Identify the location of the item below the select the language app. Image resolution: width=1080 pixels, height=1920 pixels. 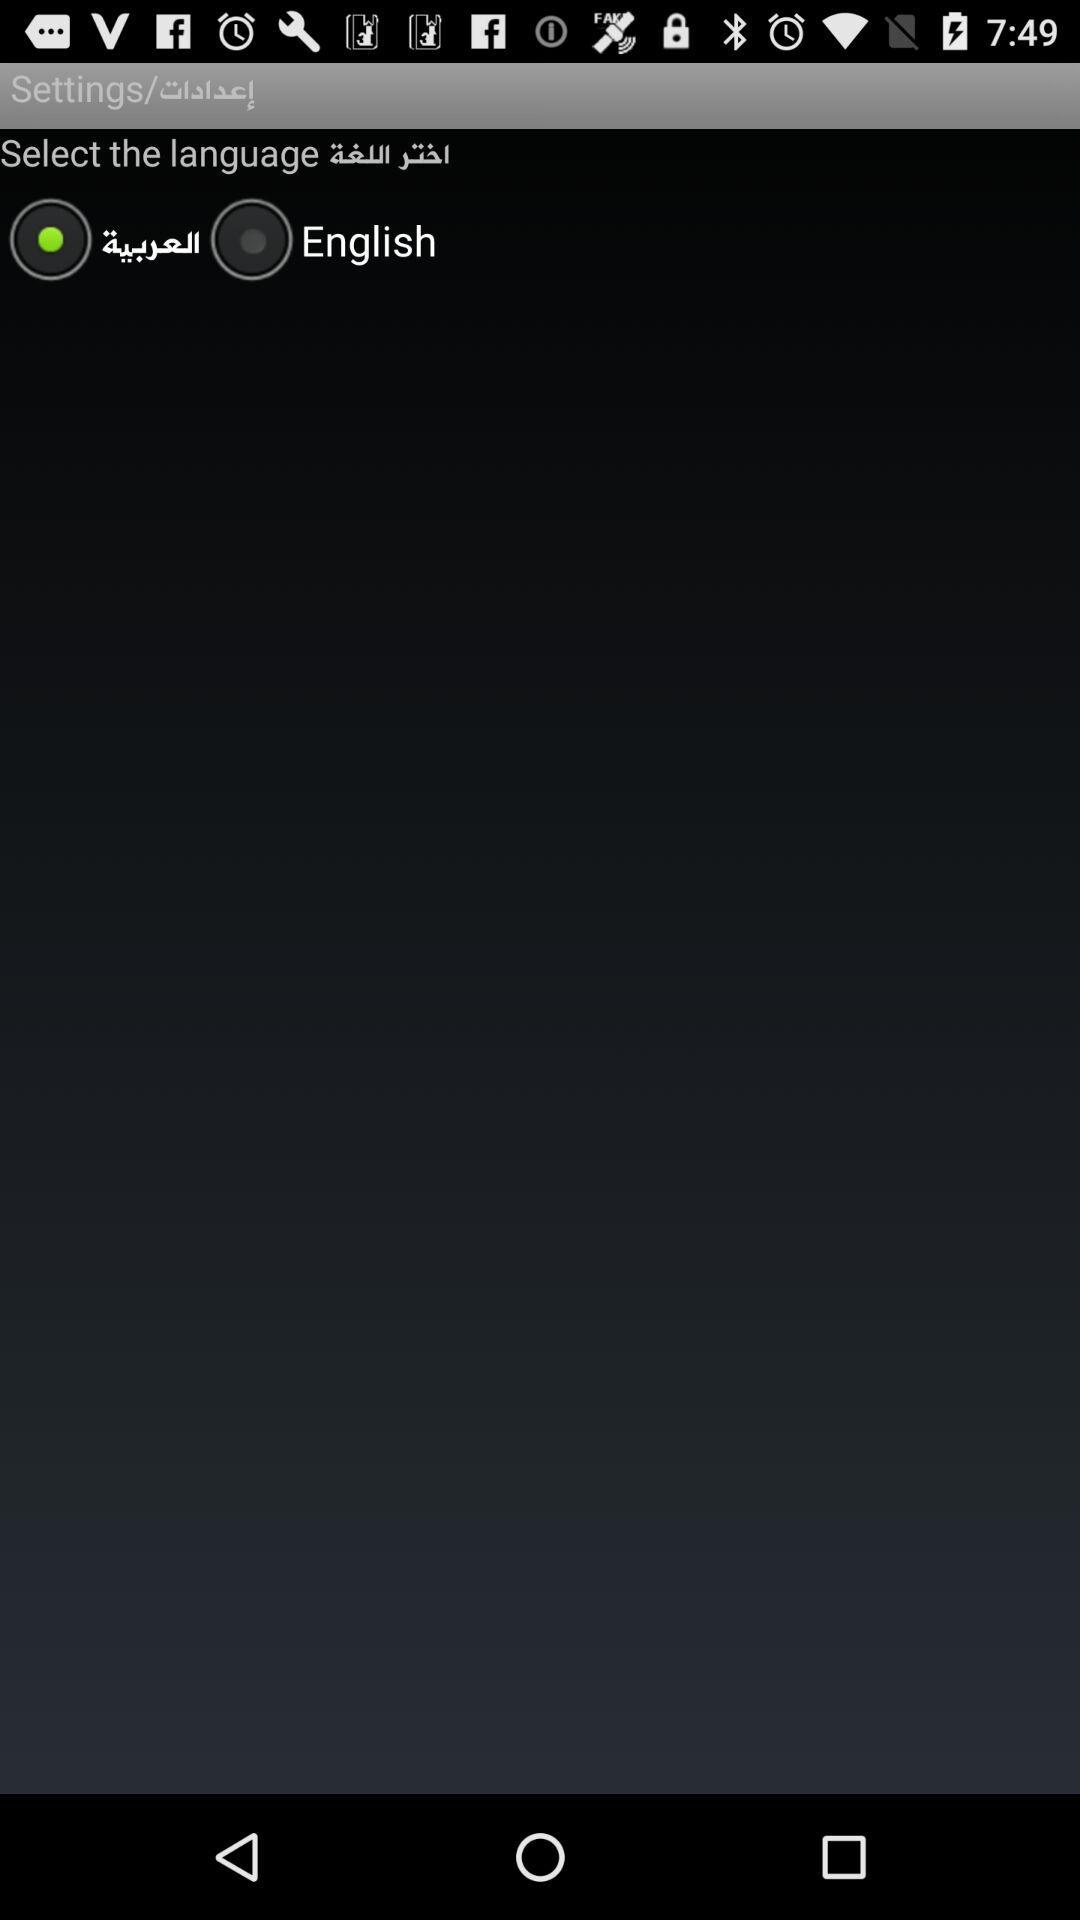
(318, 242).